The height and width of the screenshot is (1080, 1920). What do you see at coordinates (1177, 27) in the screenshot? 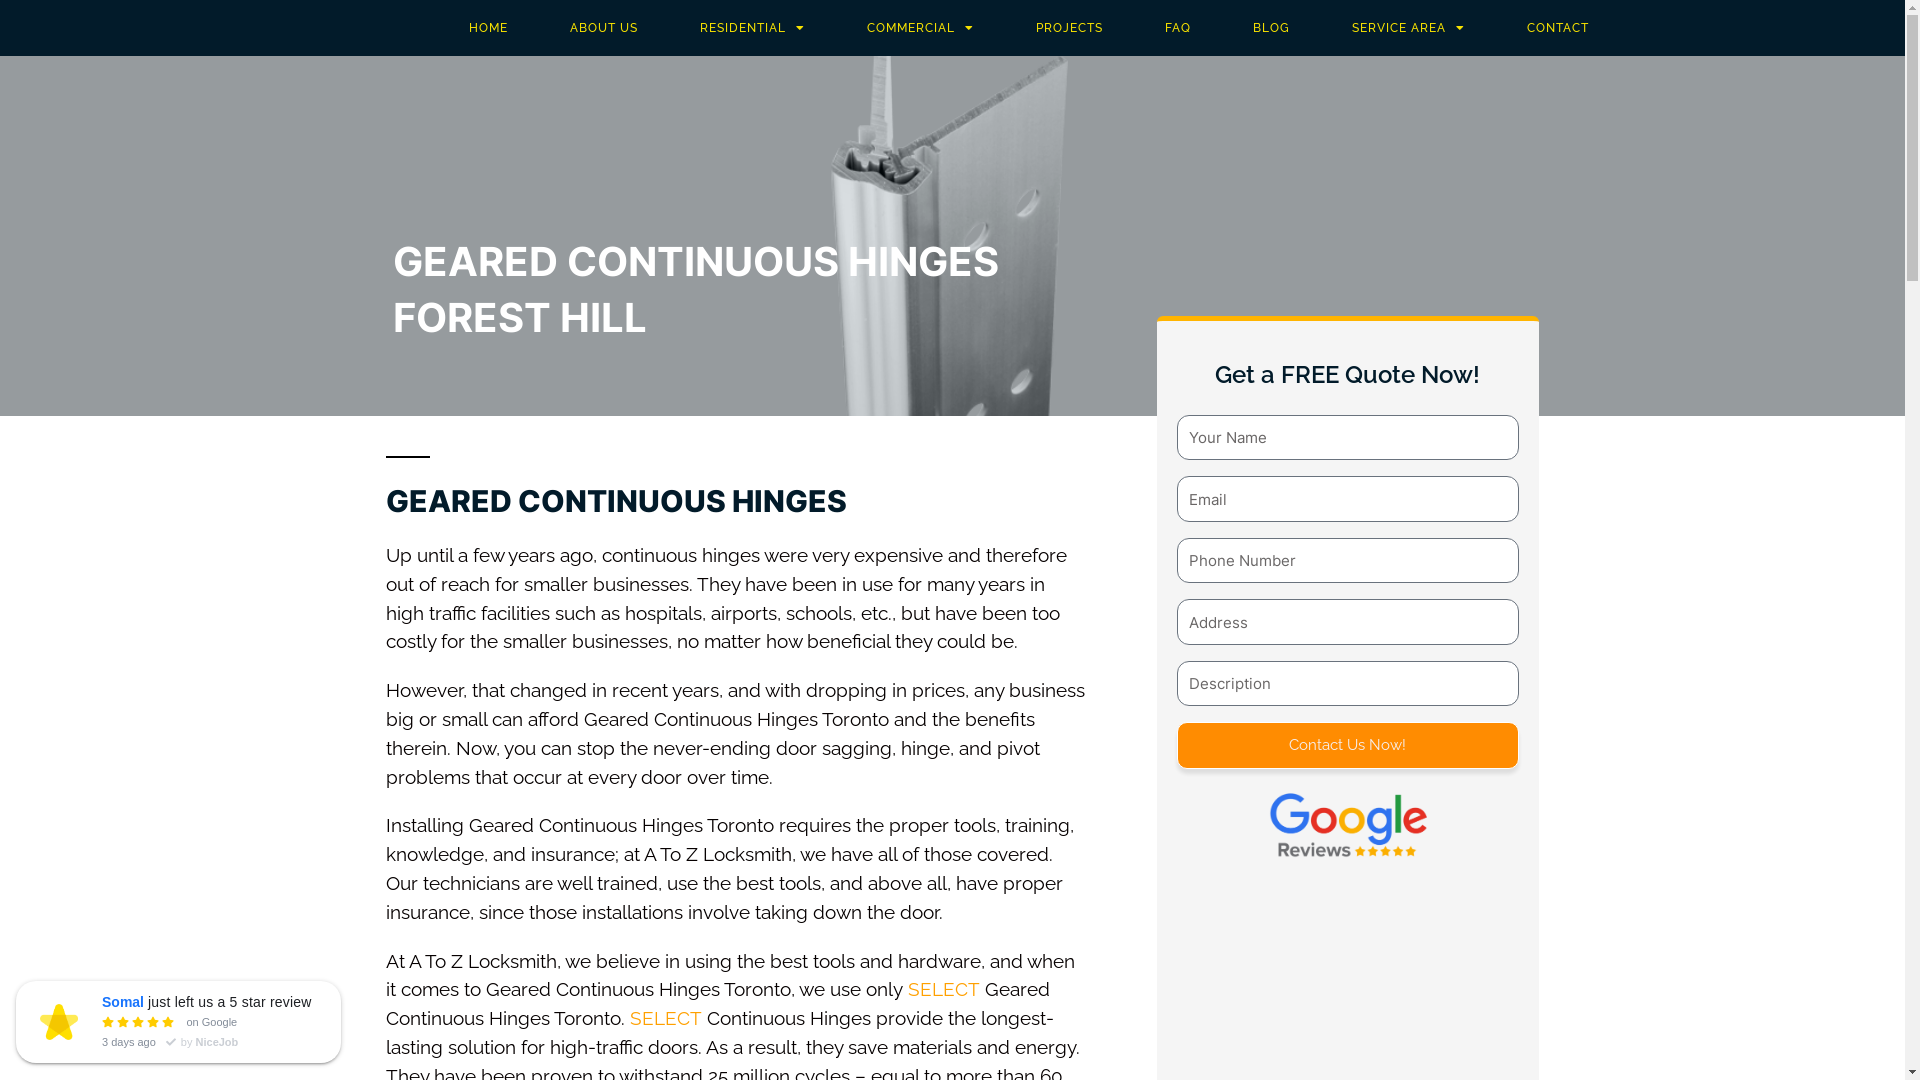
I see `'FAQ'` at bounding box center [1177, 27].